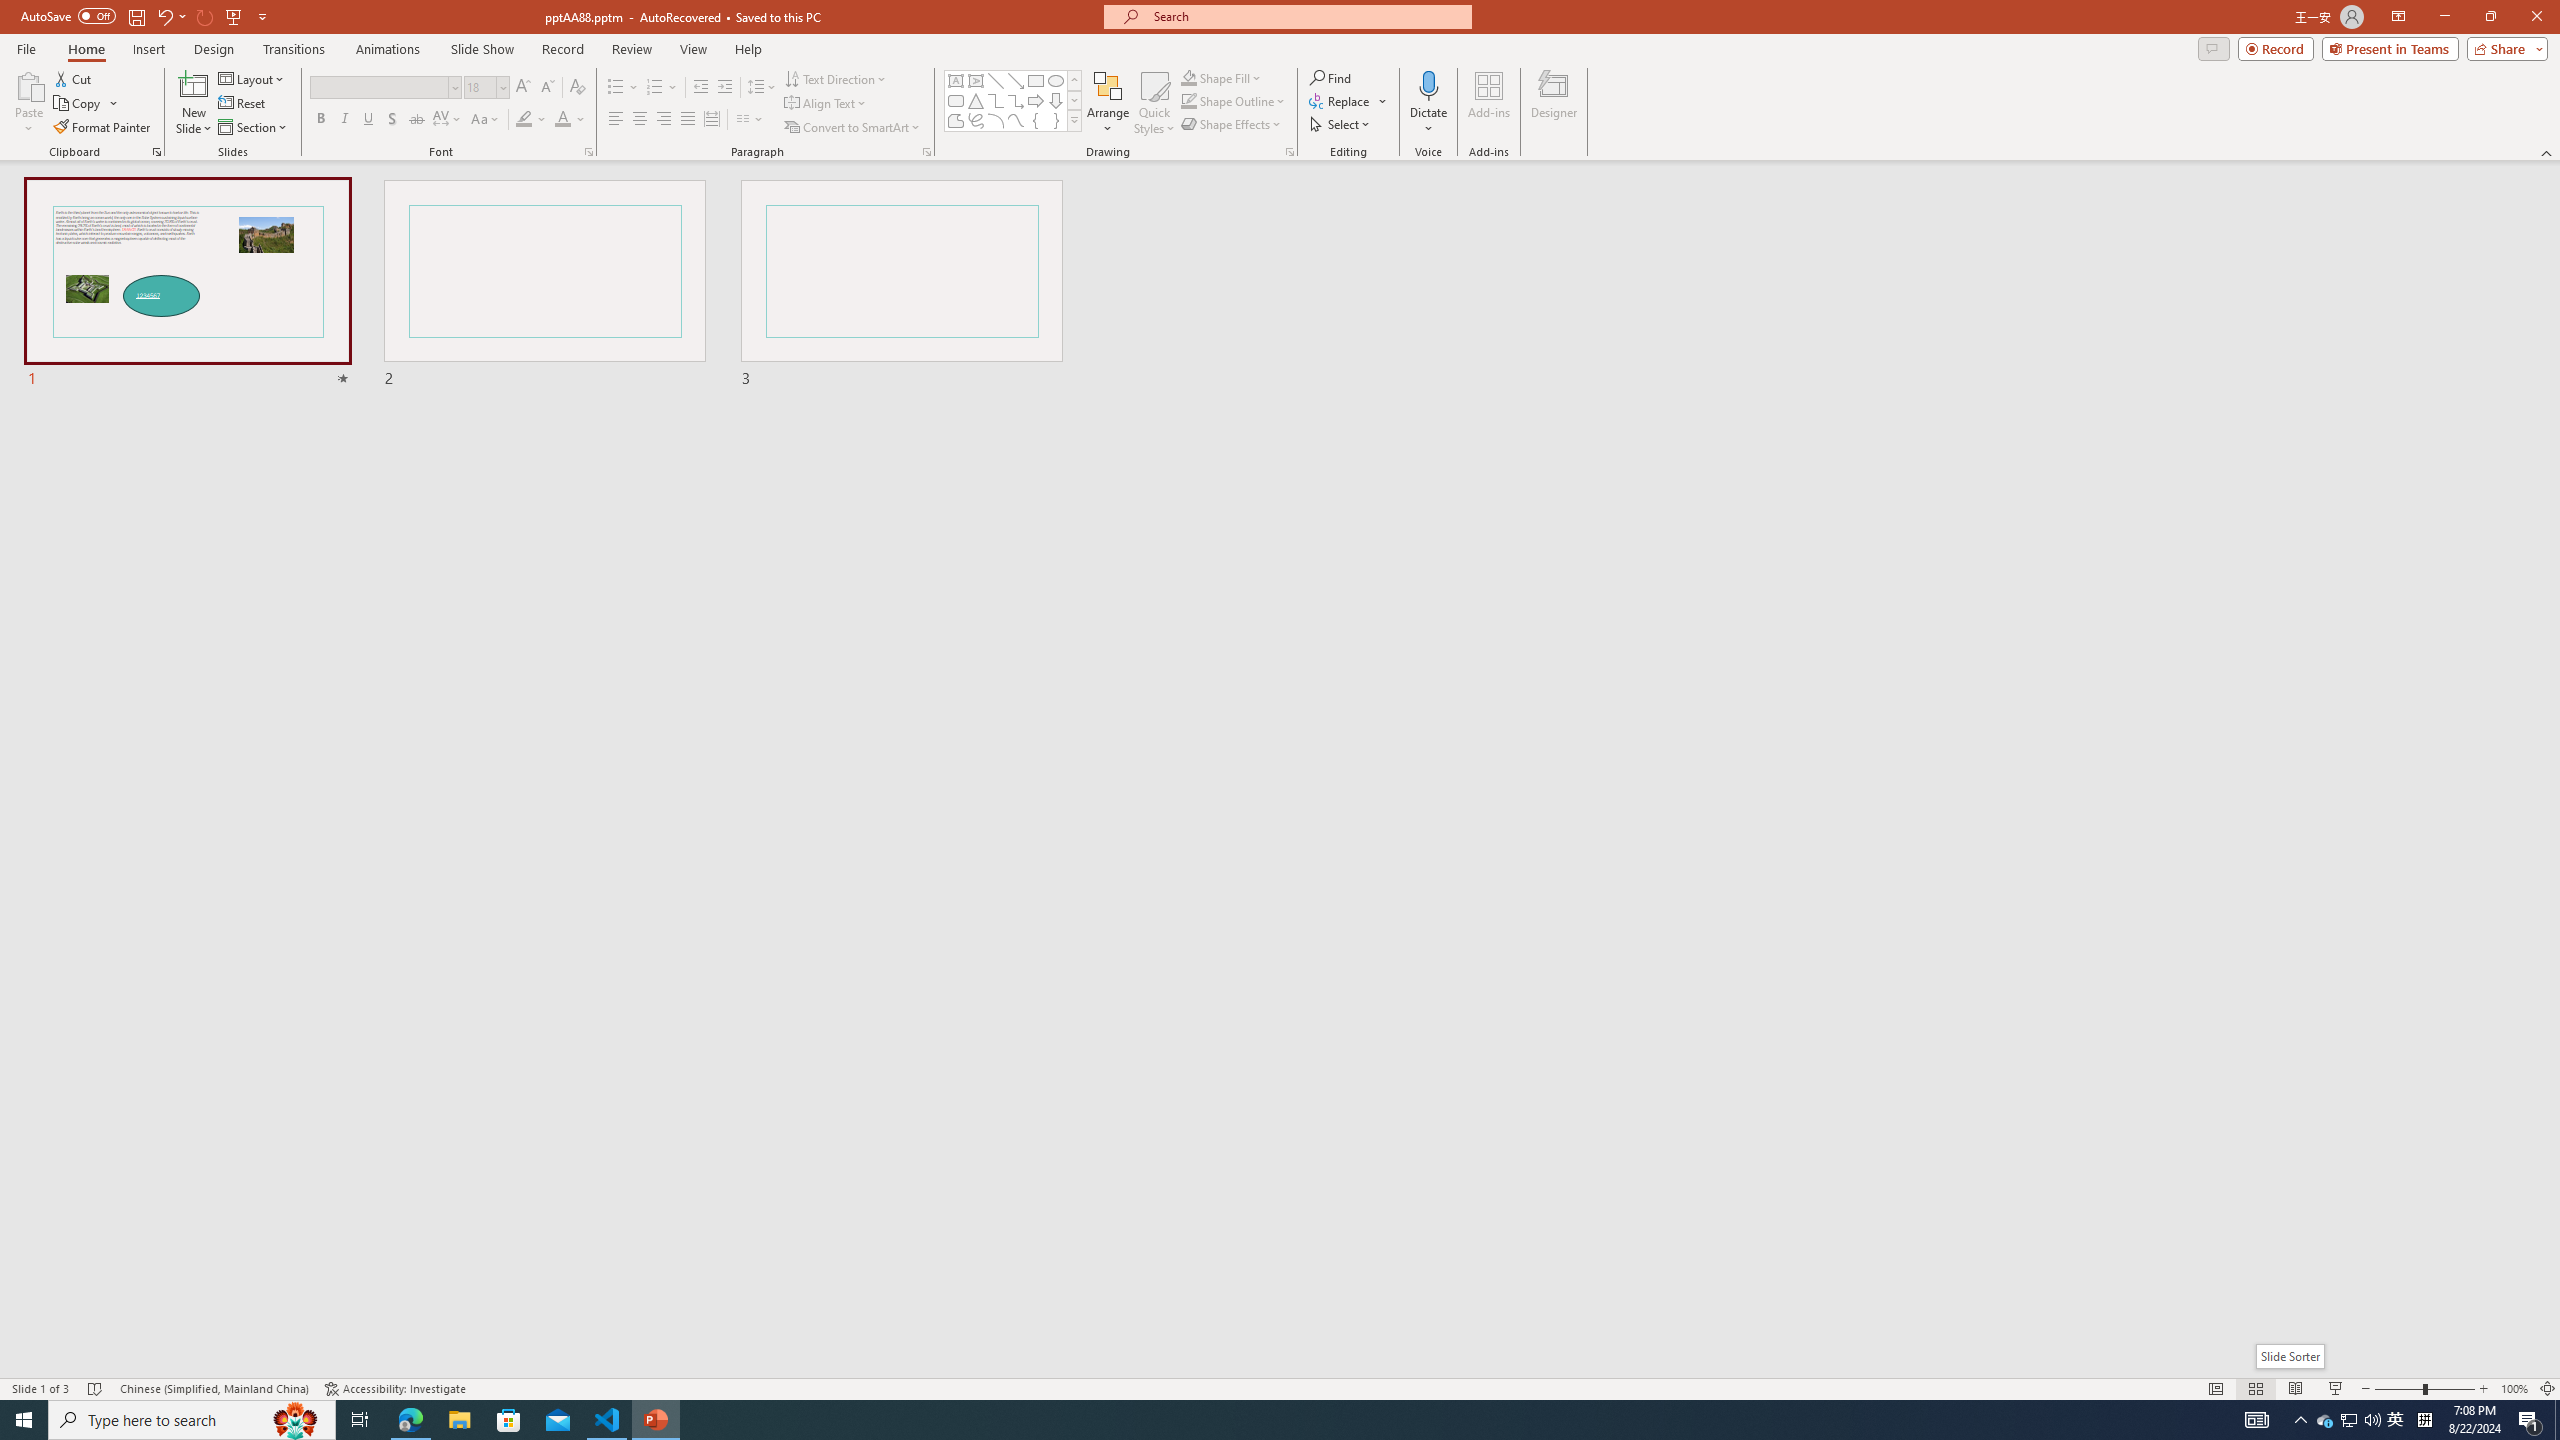 The image size is (2560, 1440). What do you see at coordinates (1035, 80) in the screenshot?
I see `'Rectangle'` at bounding box center [1035, 80].